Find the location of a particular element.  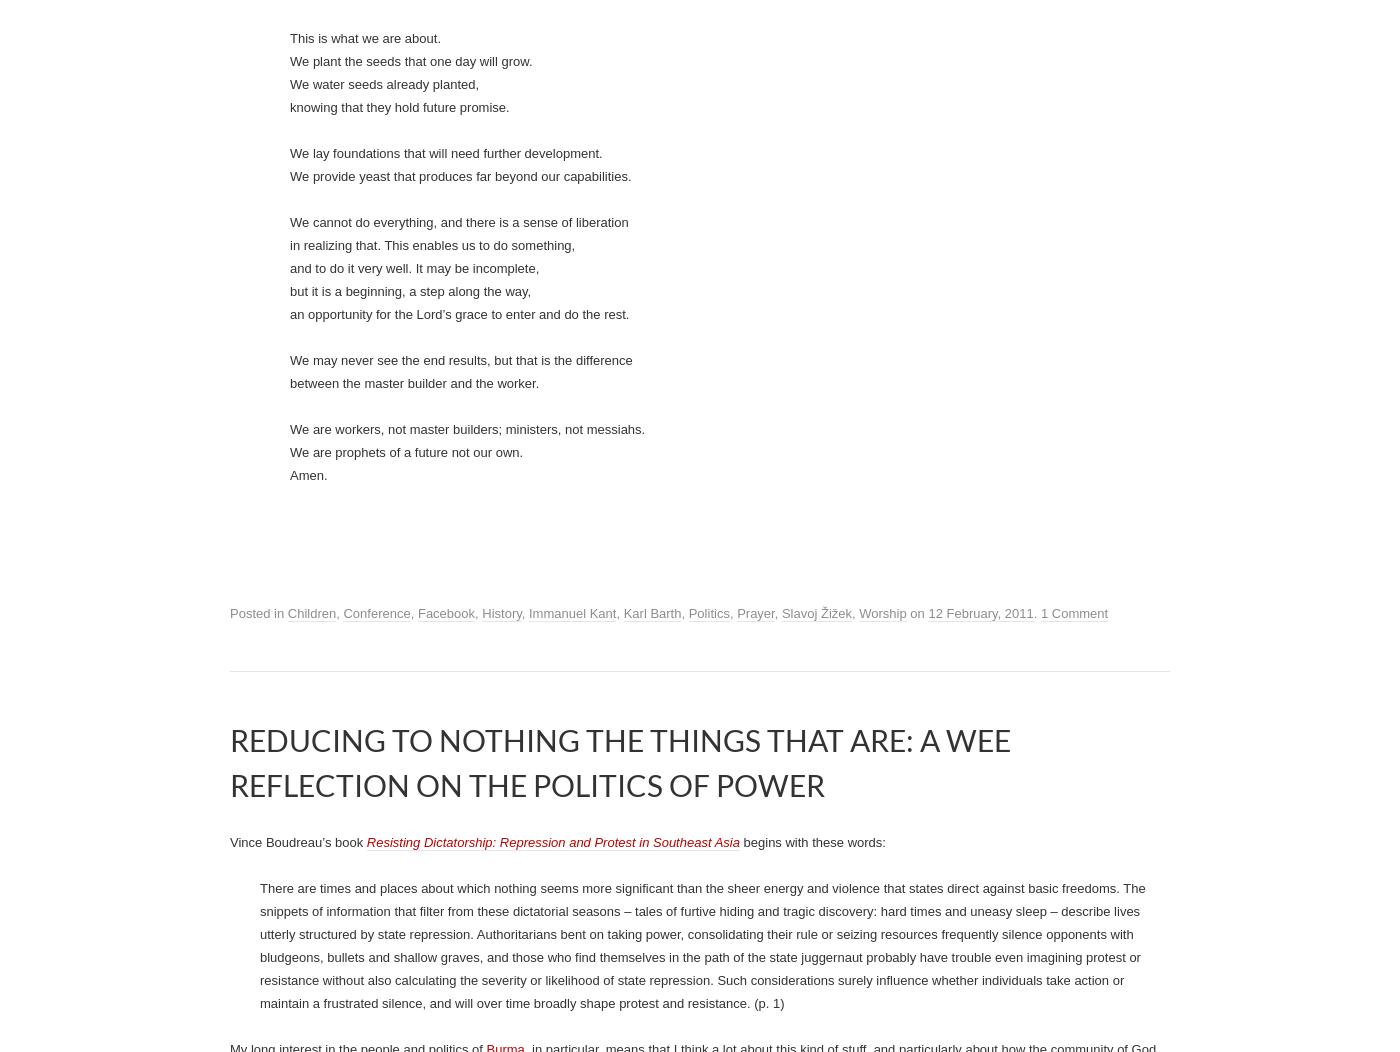

'Jason Byassee on' is located at coordinates (322, 259).